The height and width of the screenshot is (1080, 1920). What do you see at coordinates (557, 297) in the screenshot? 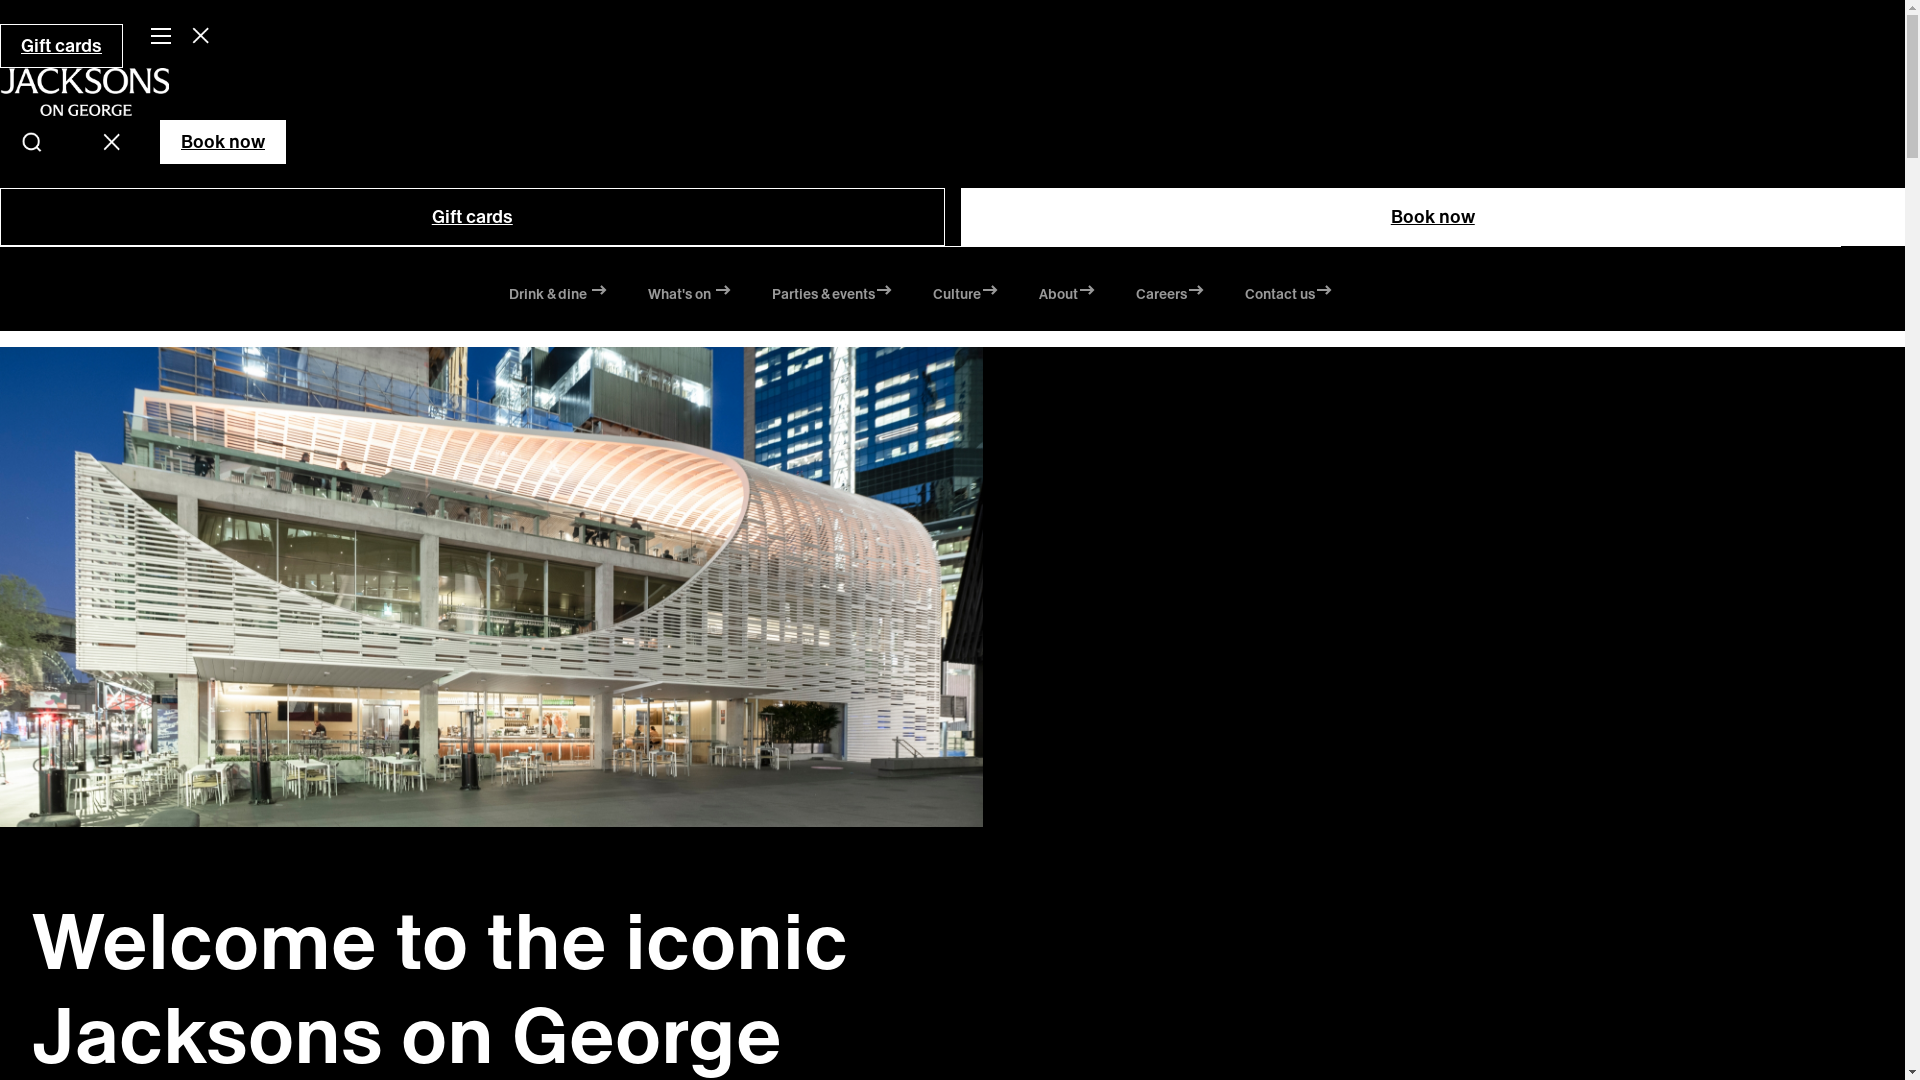
I see `'Drink & dine'` at bounding box center [557, 297].